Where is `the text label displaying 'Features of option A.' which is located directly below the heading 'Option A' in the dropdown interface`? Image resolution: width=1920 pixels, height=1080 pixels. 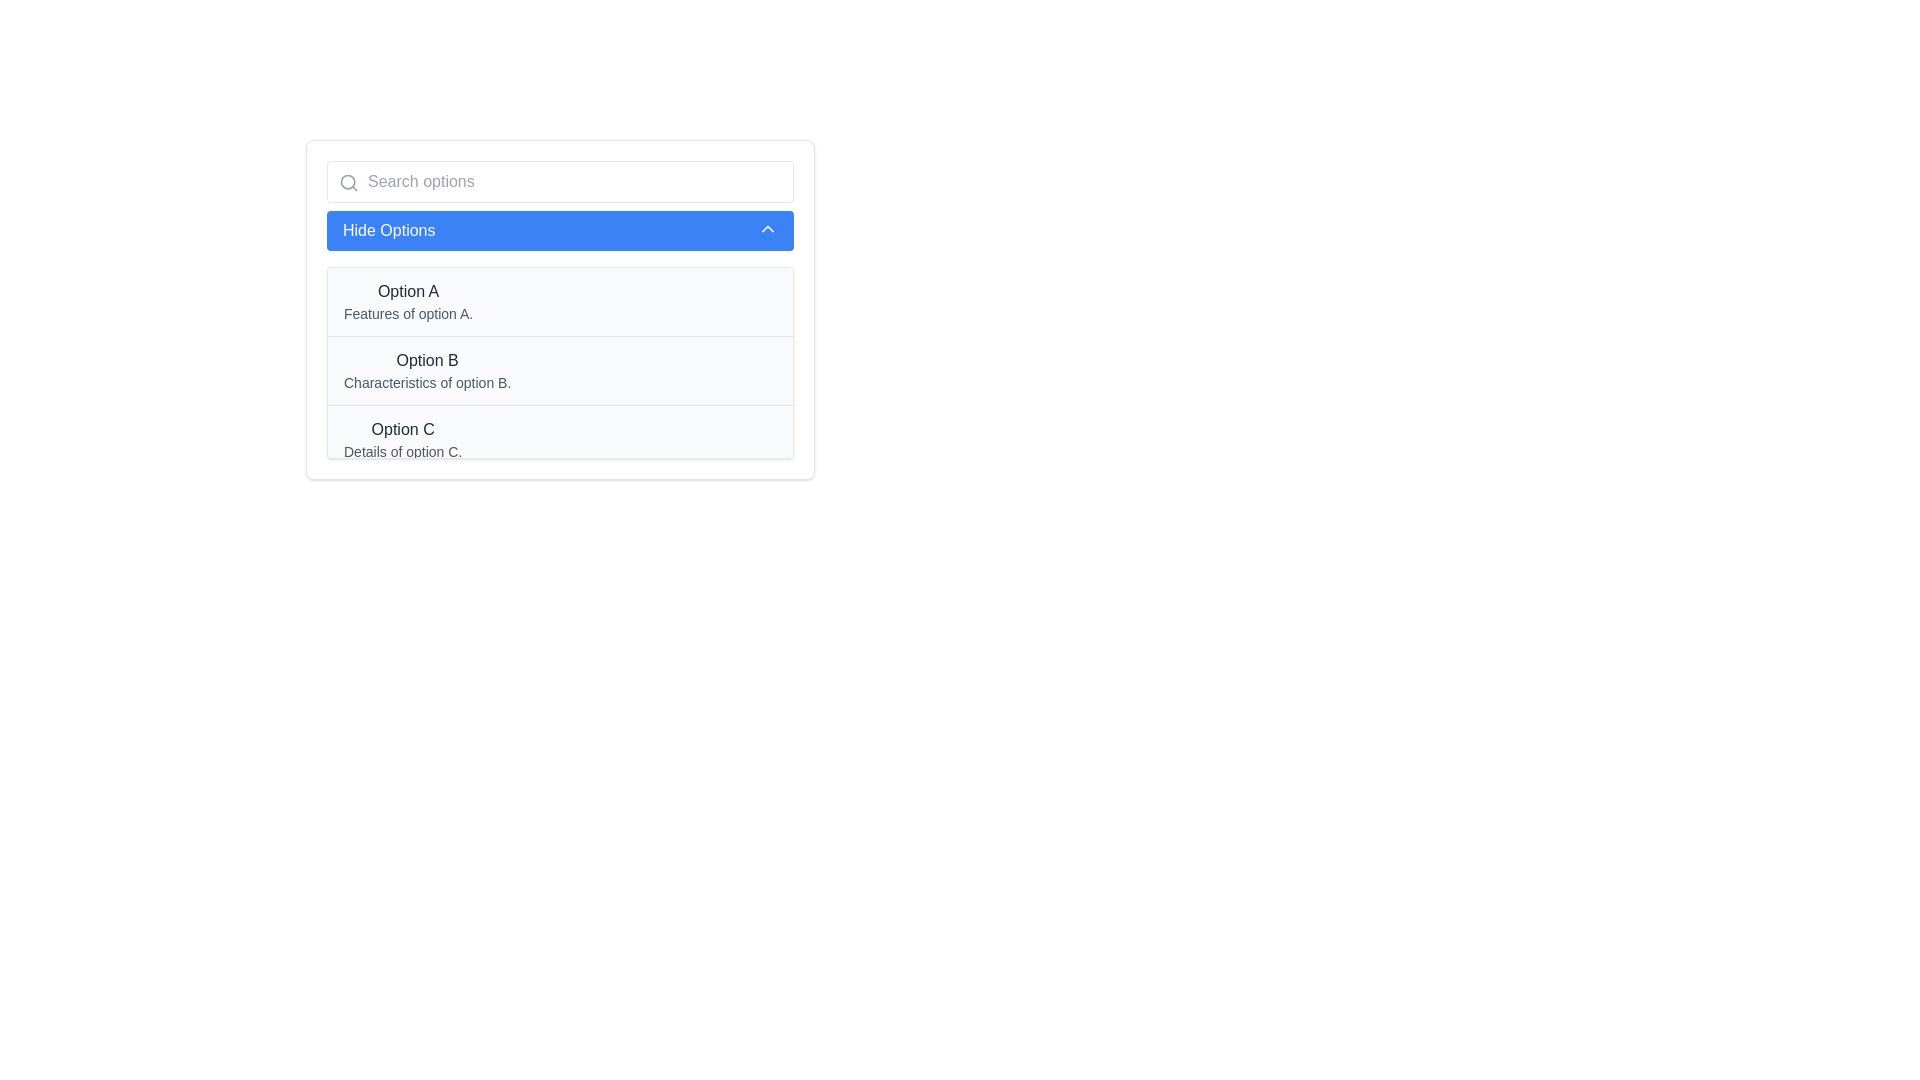
the text label displaying 'Features of option A.' which is located directly below the heading 'Option A' in the dropdown interface is located at coordinates (407, 313).